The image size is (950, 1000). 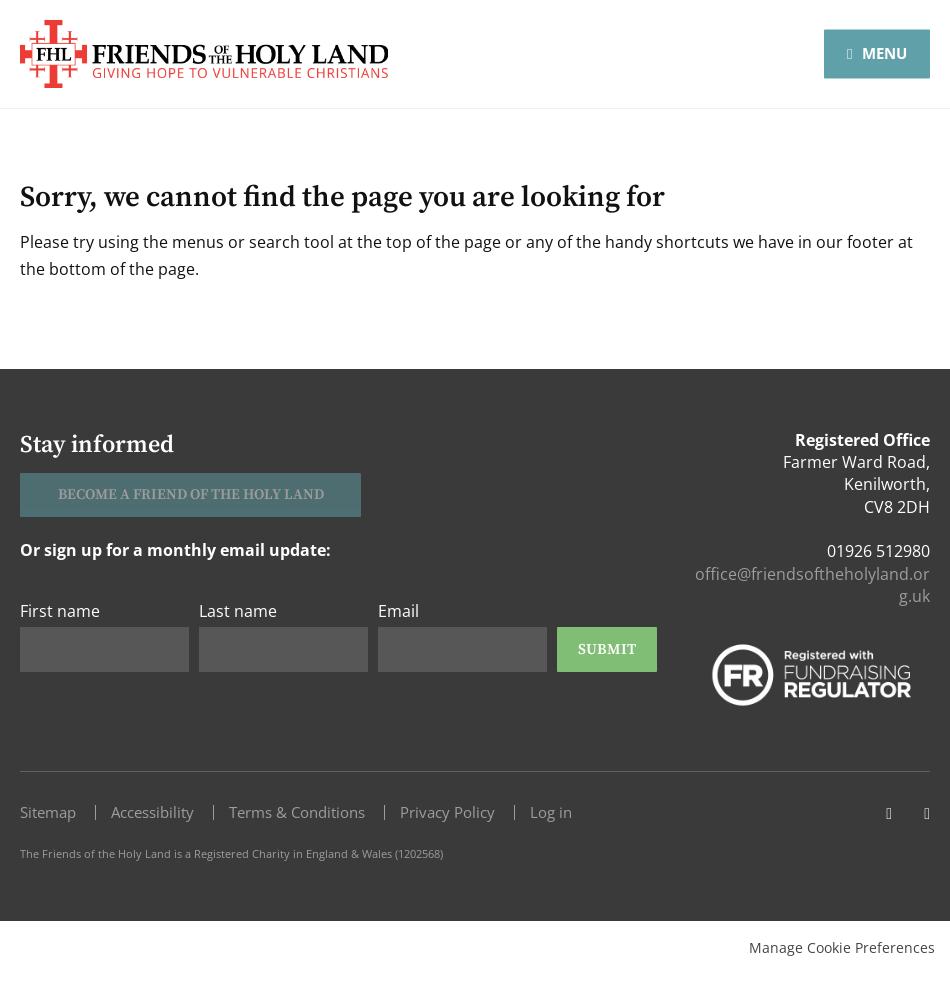 I want to click on 'Kenilworth,', so click(x=842, y=483).